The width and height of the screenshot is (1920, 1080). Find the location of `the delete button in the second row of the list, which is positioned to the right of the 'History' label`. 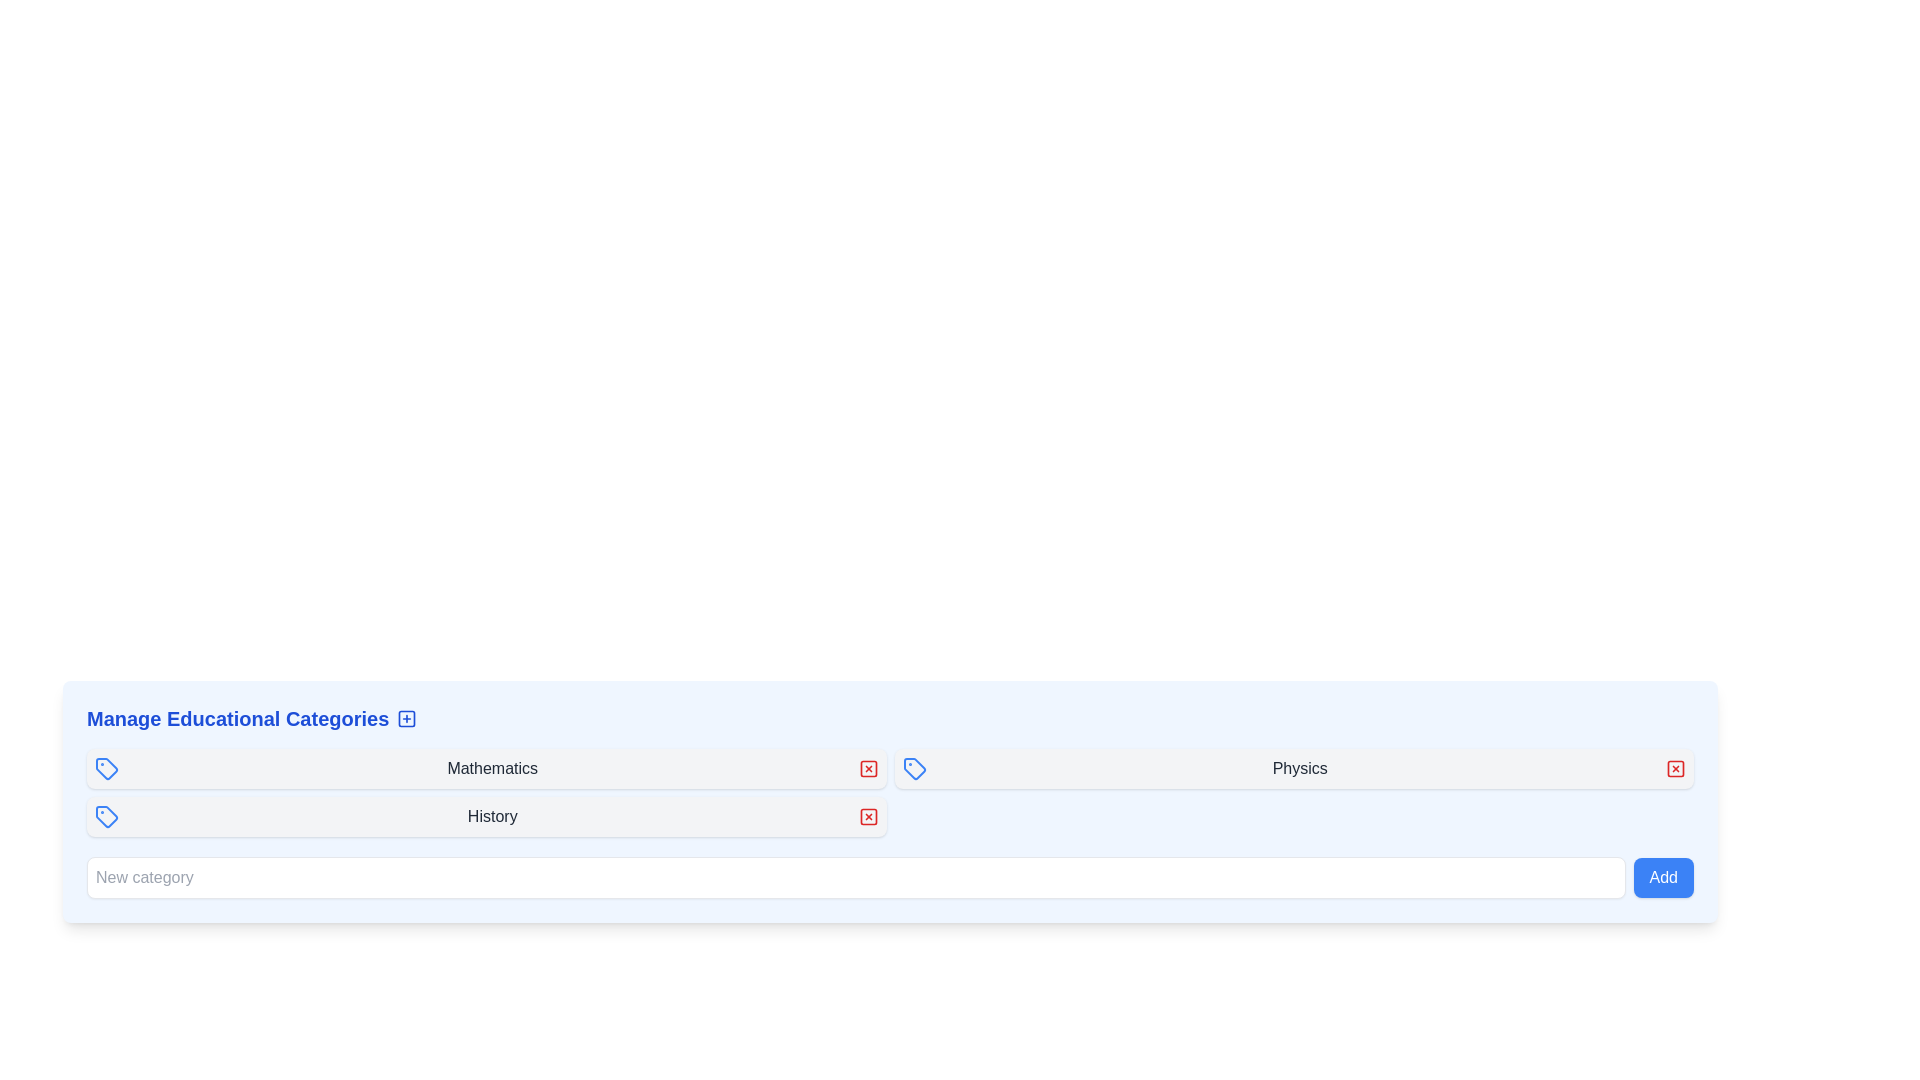

the delete button in the second row of the list, which is positioned to the right of the 'History' label is located at coordinates (868, 817).